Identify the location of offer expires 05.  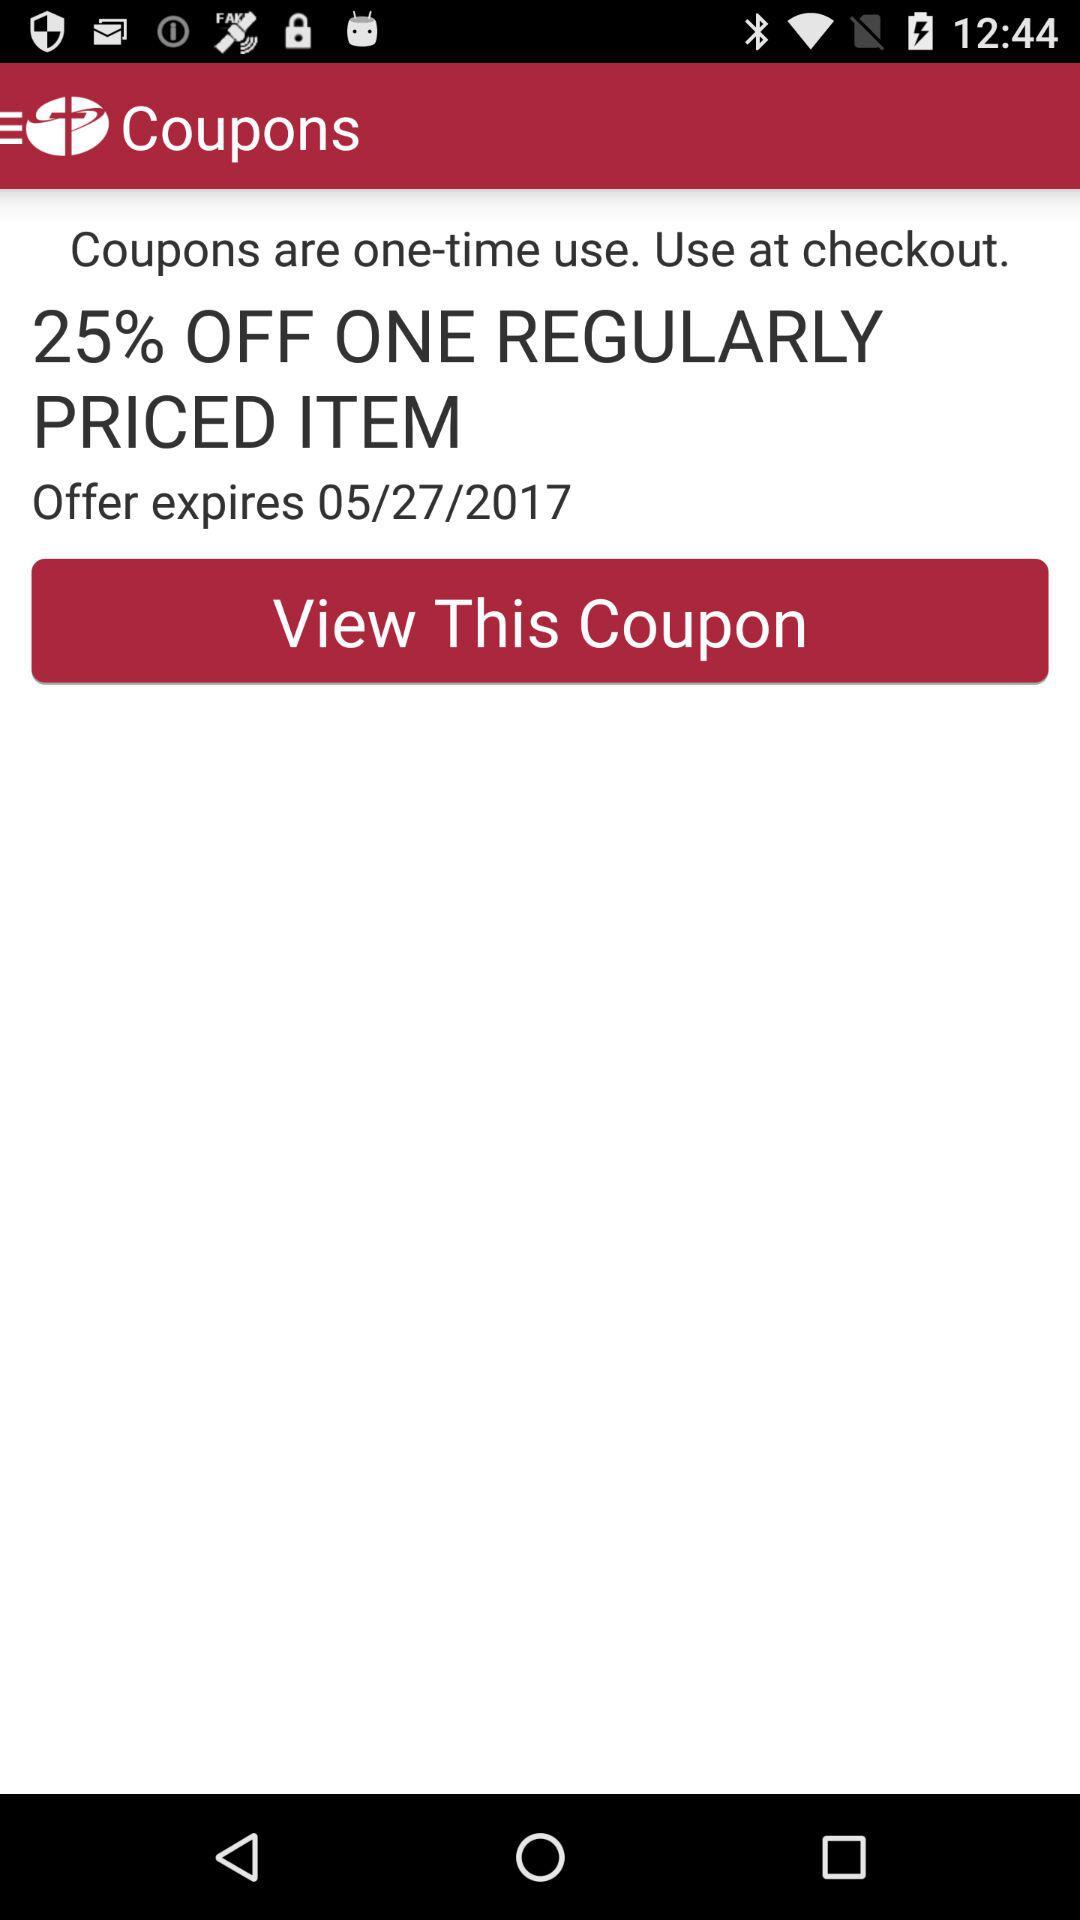
(540, 500).